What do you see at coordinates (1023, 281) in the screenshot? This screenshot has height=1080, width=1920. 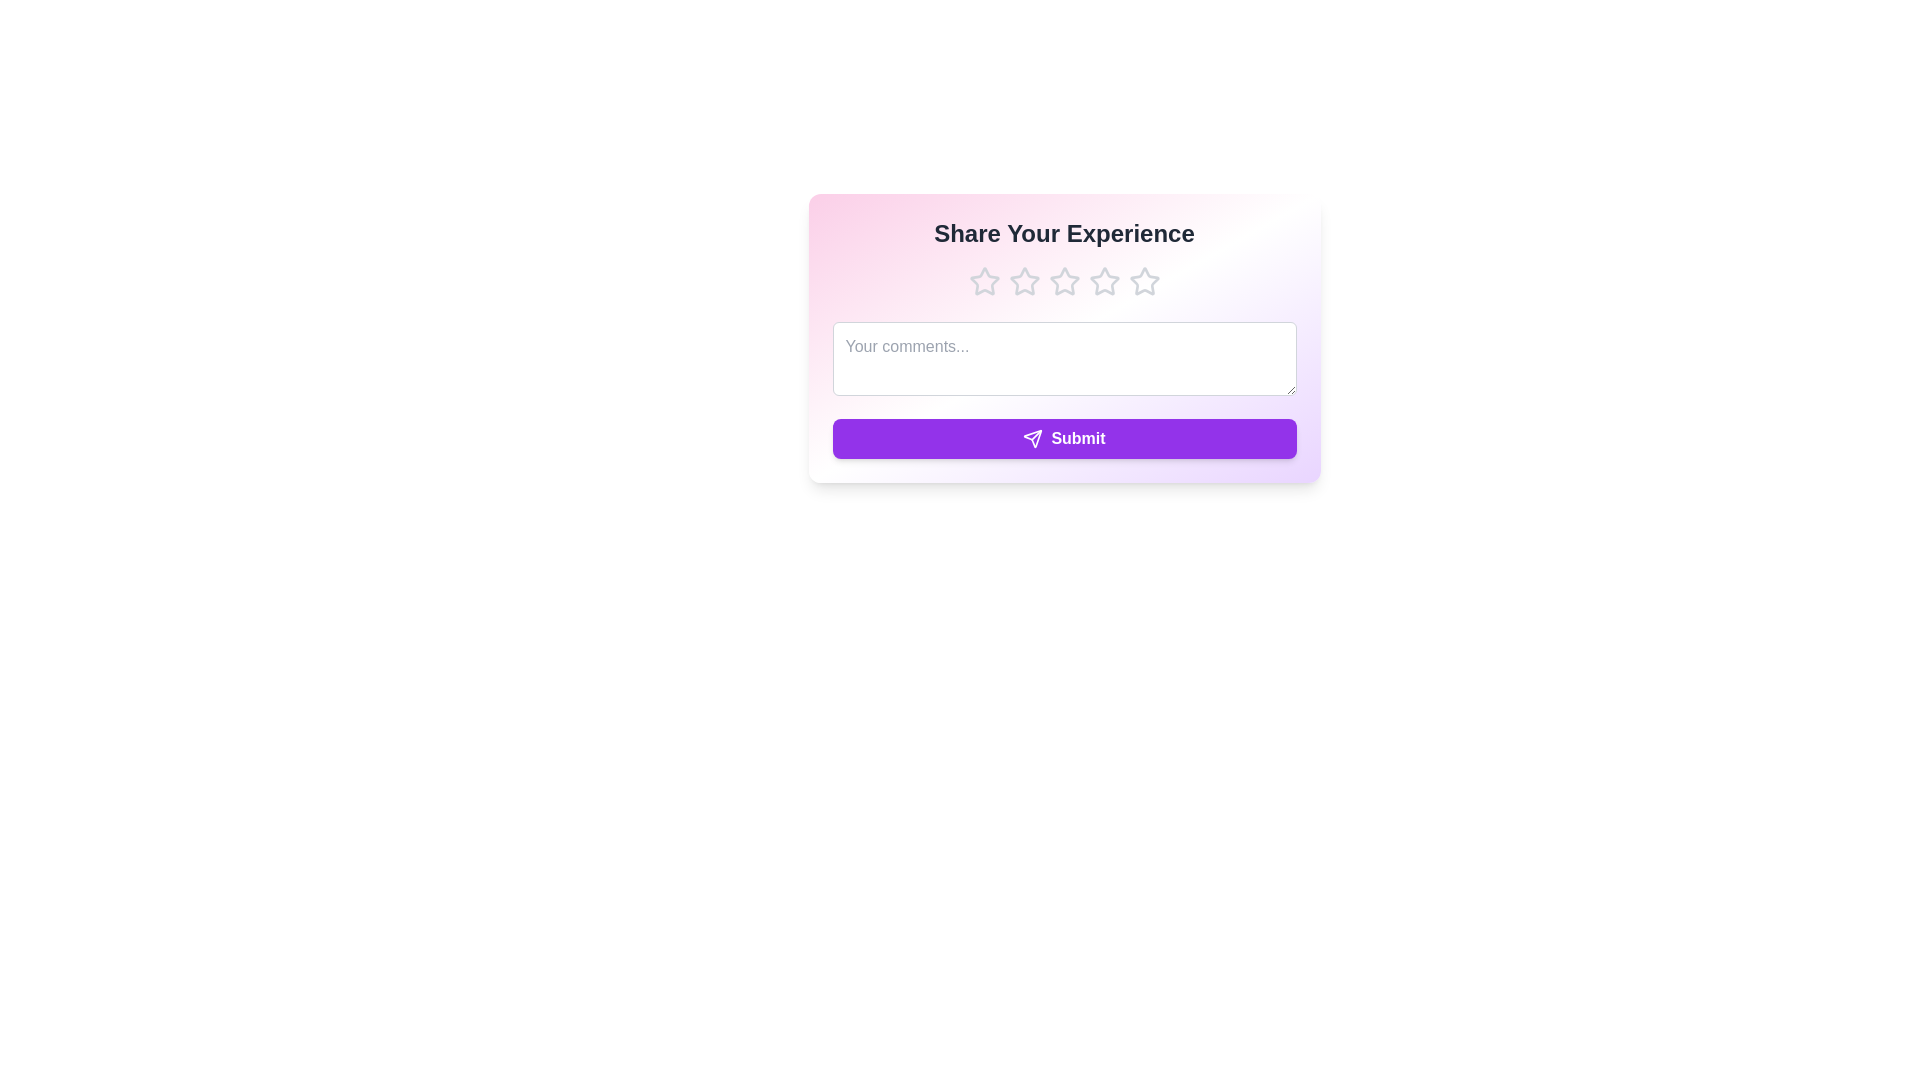 I see `the second star icon in the 5-star rating system located near the top-center of the card titled 'Share Your Experience'` at bounding box center [1023, 281].